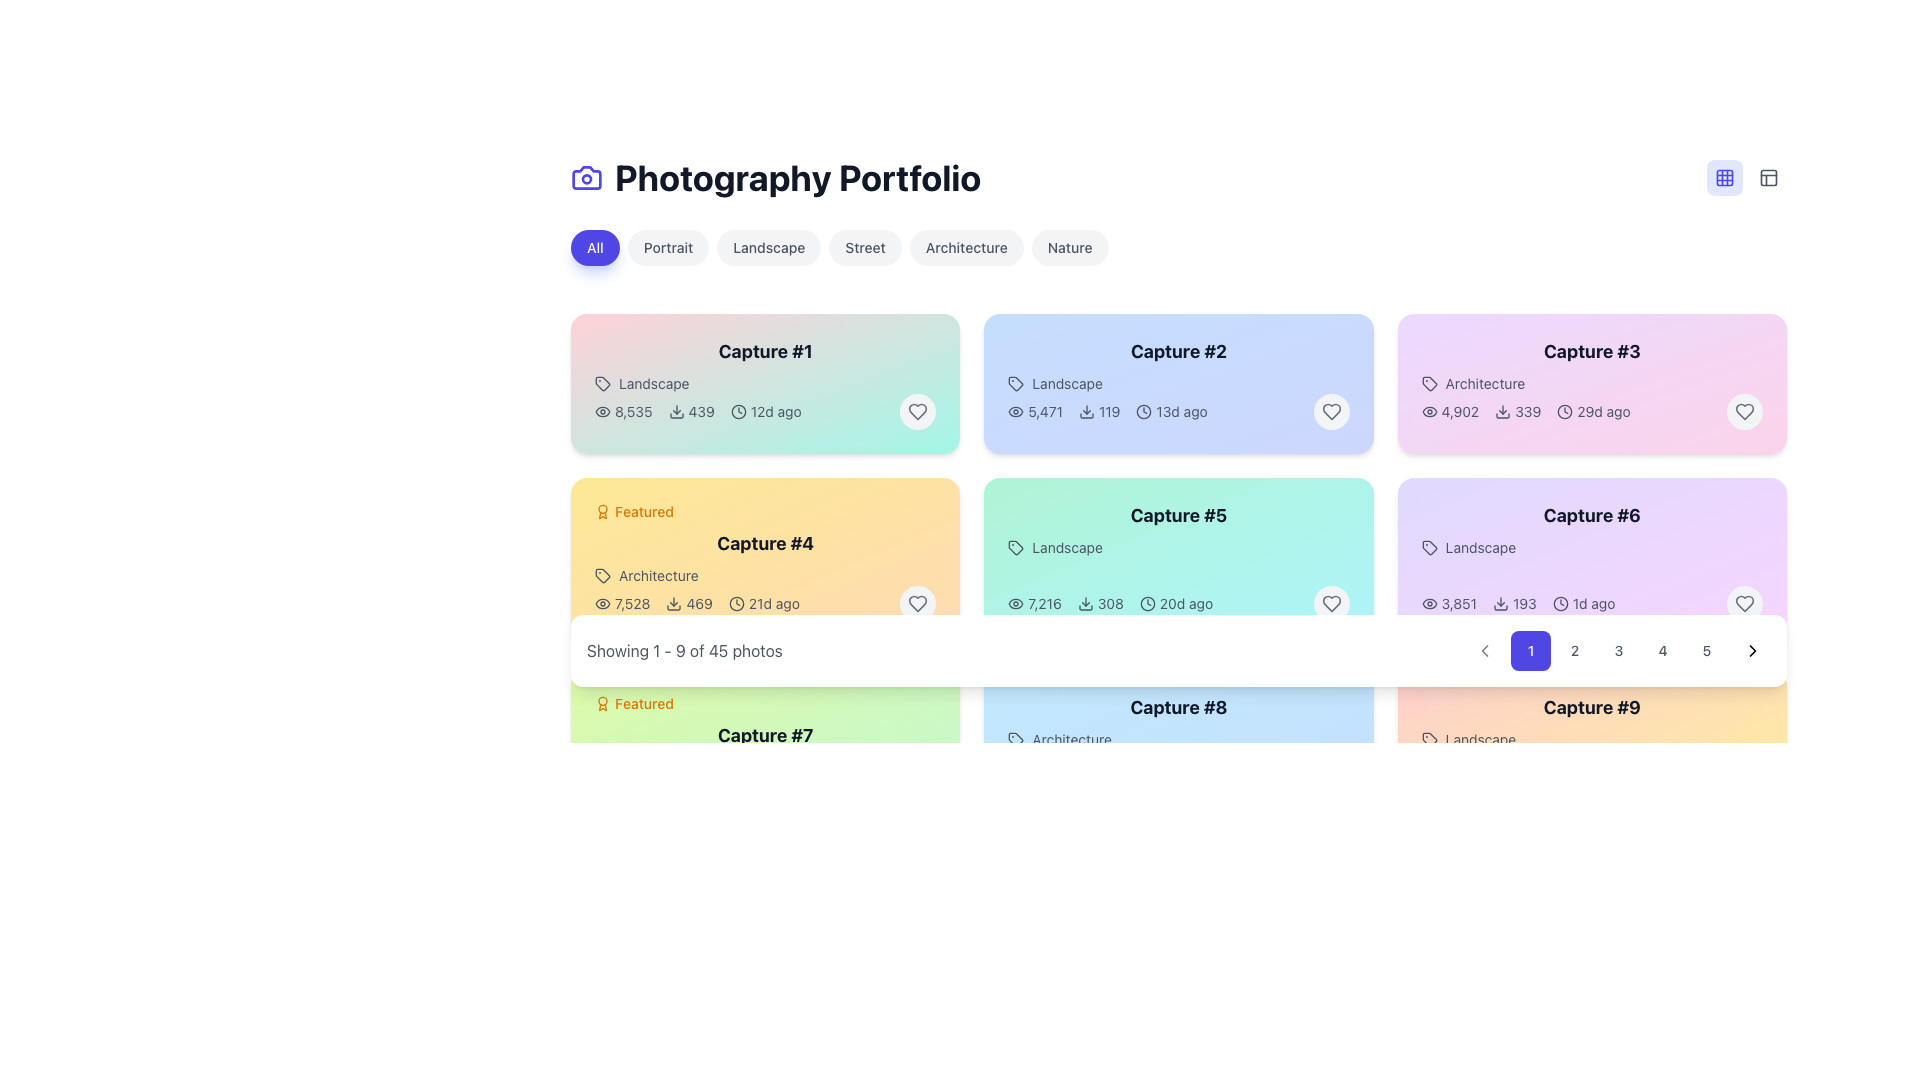 This screenshot has width=1920, height=1080. What do you see at coordinates (594, 246) in the screenshot?
I see `the filter button located in the upper section of the page, which resets any applied filters and displays all items or categories` at bounding box center [594, 246].